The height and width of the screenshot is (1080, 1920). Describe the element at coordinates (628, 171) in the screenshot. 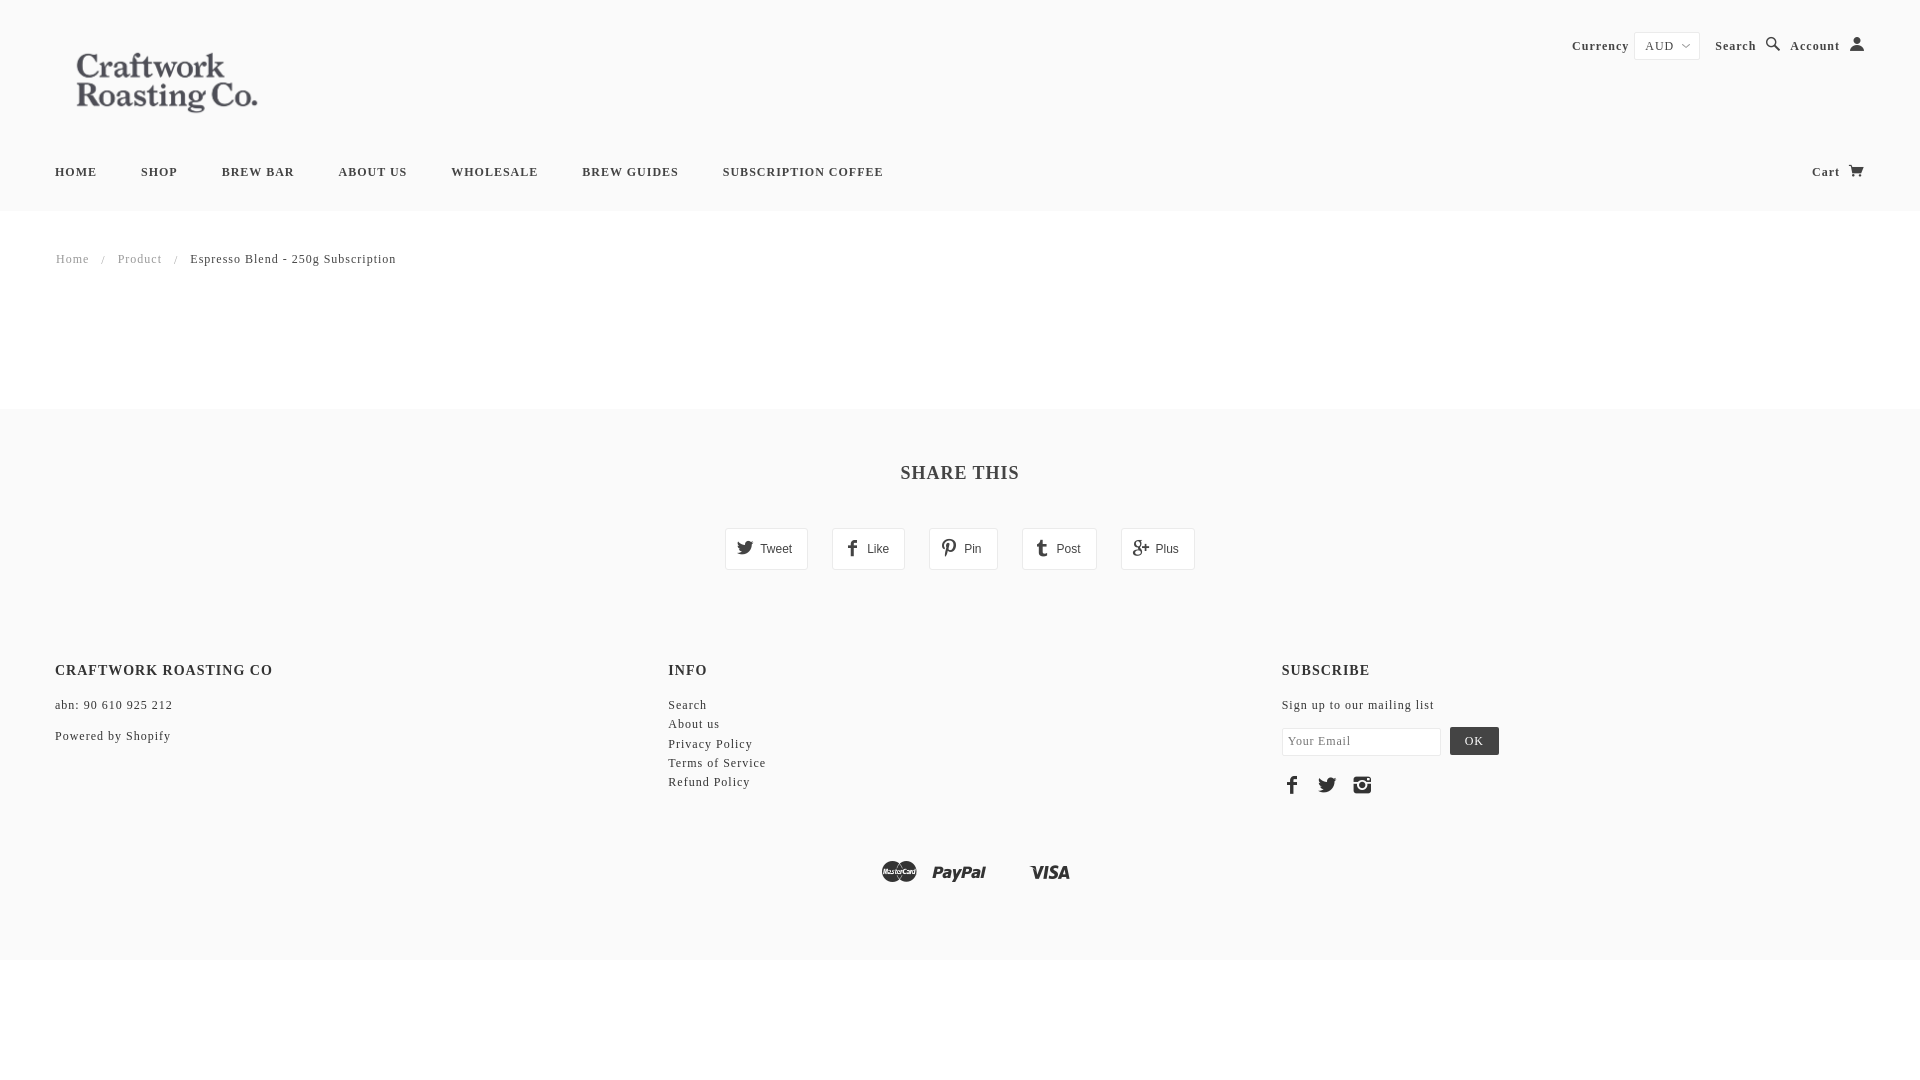

I see `'BREW GUIDES'` at that location.